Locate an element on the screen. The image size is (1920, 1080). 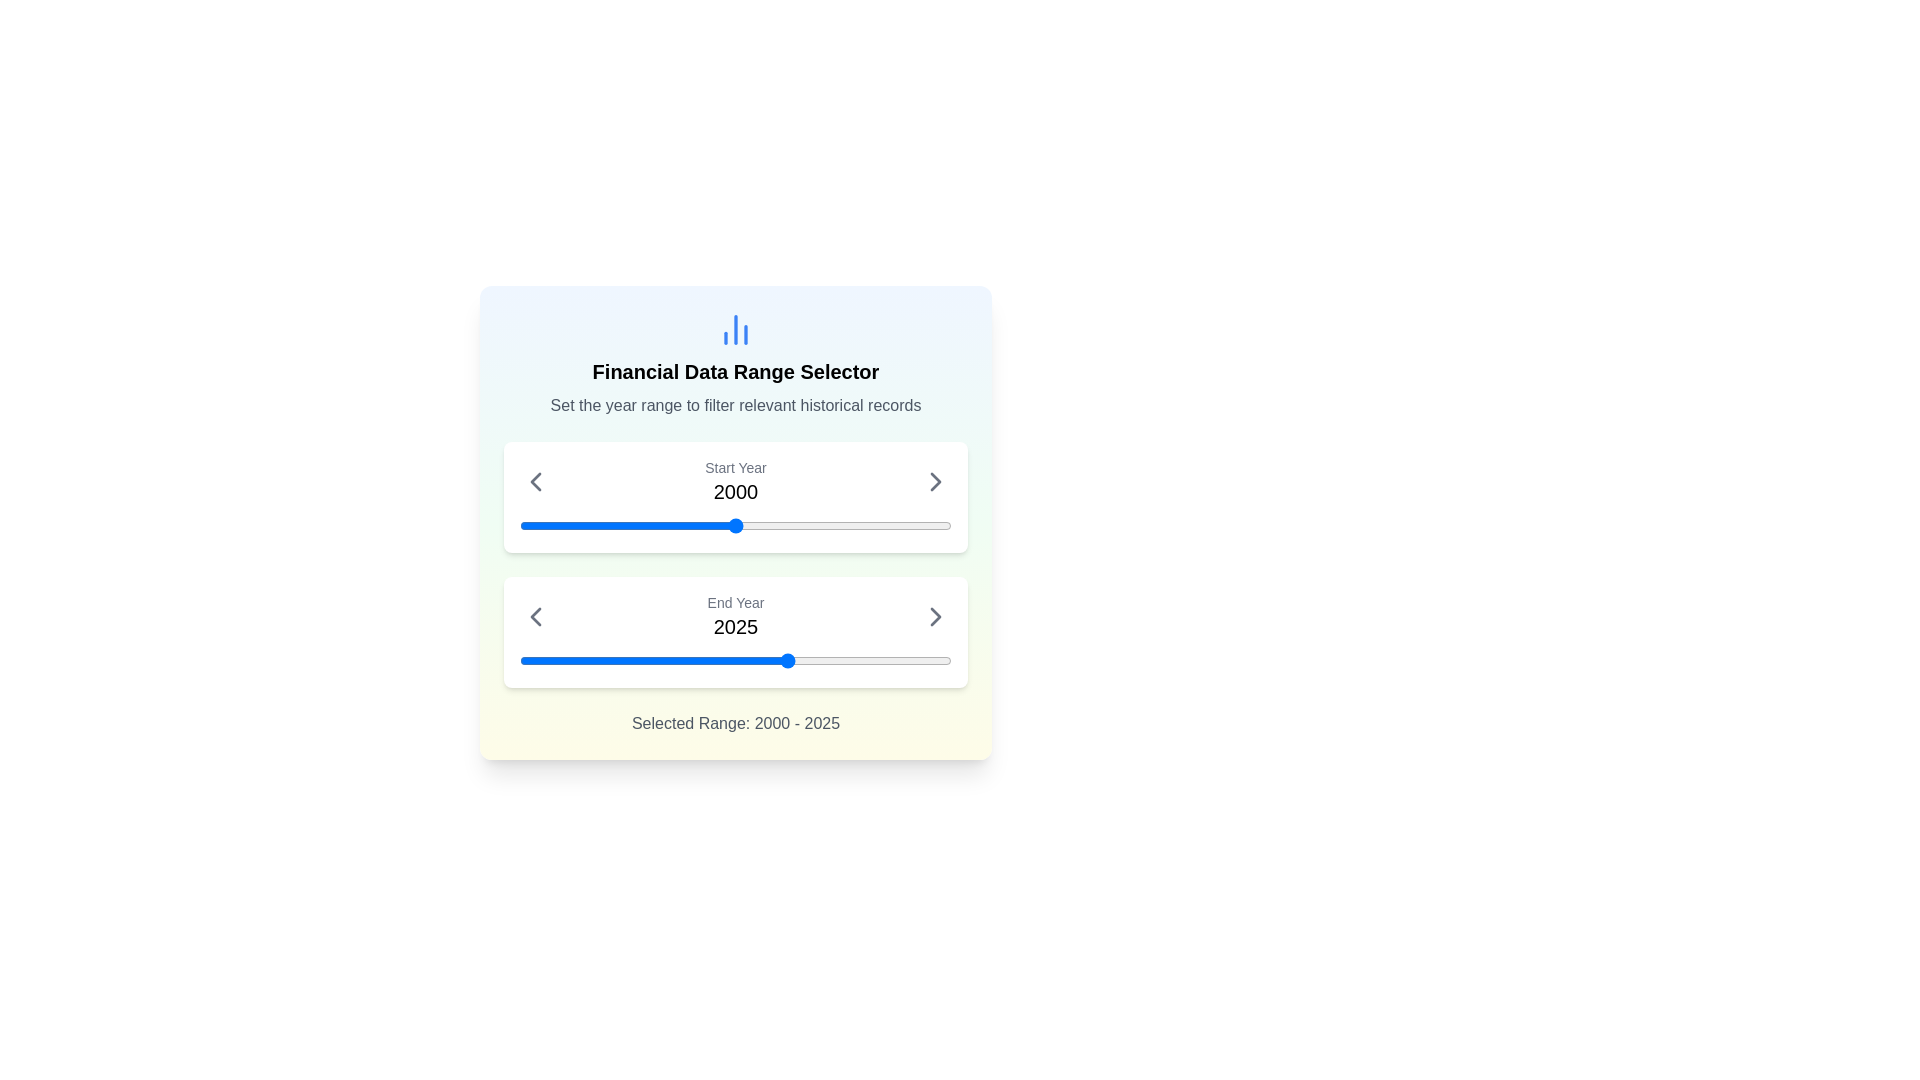
the right-pointing chevron icon button located on the lower row of the 'End Year' selector to increment the year value is located at coordinates (935, 616).